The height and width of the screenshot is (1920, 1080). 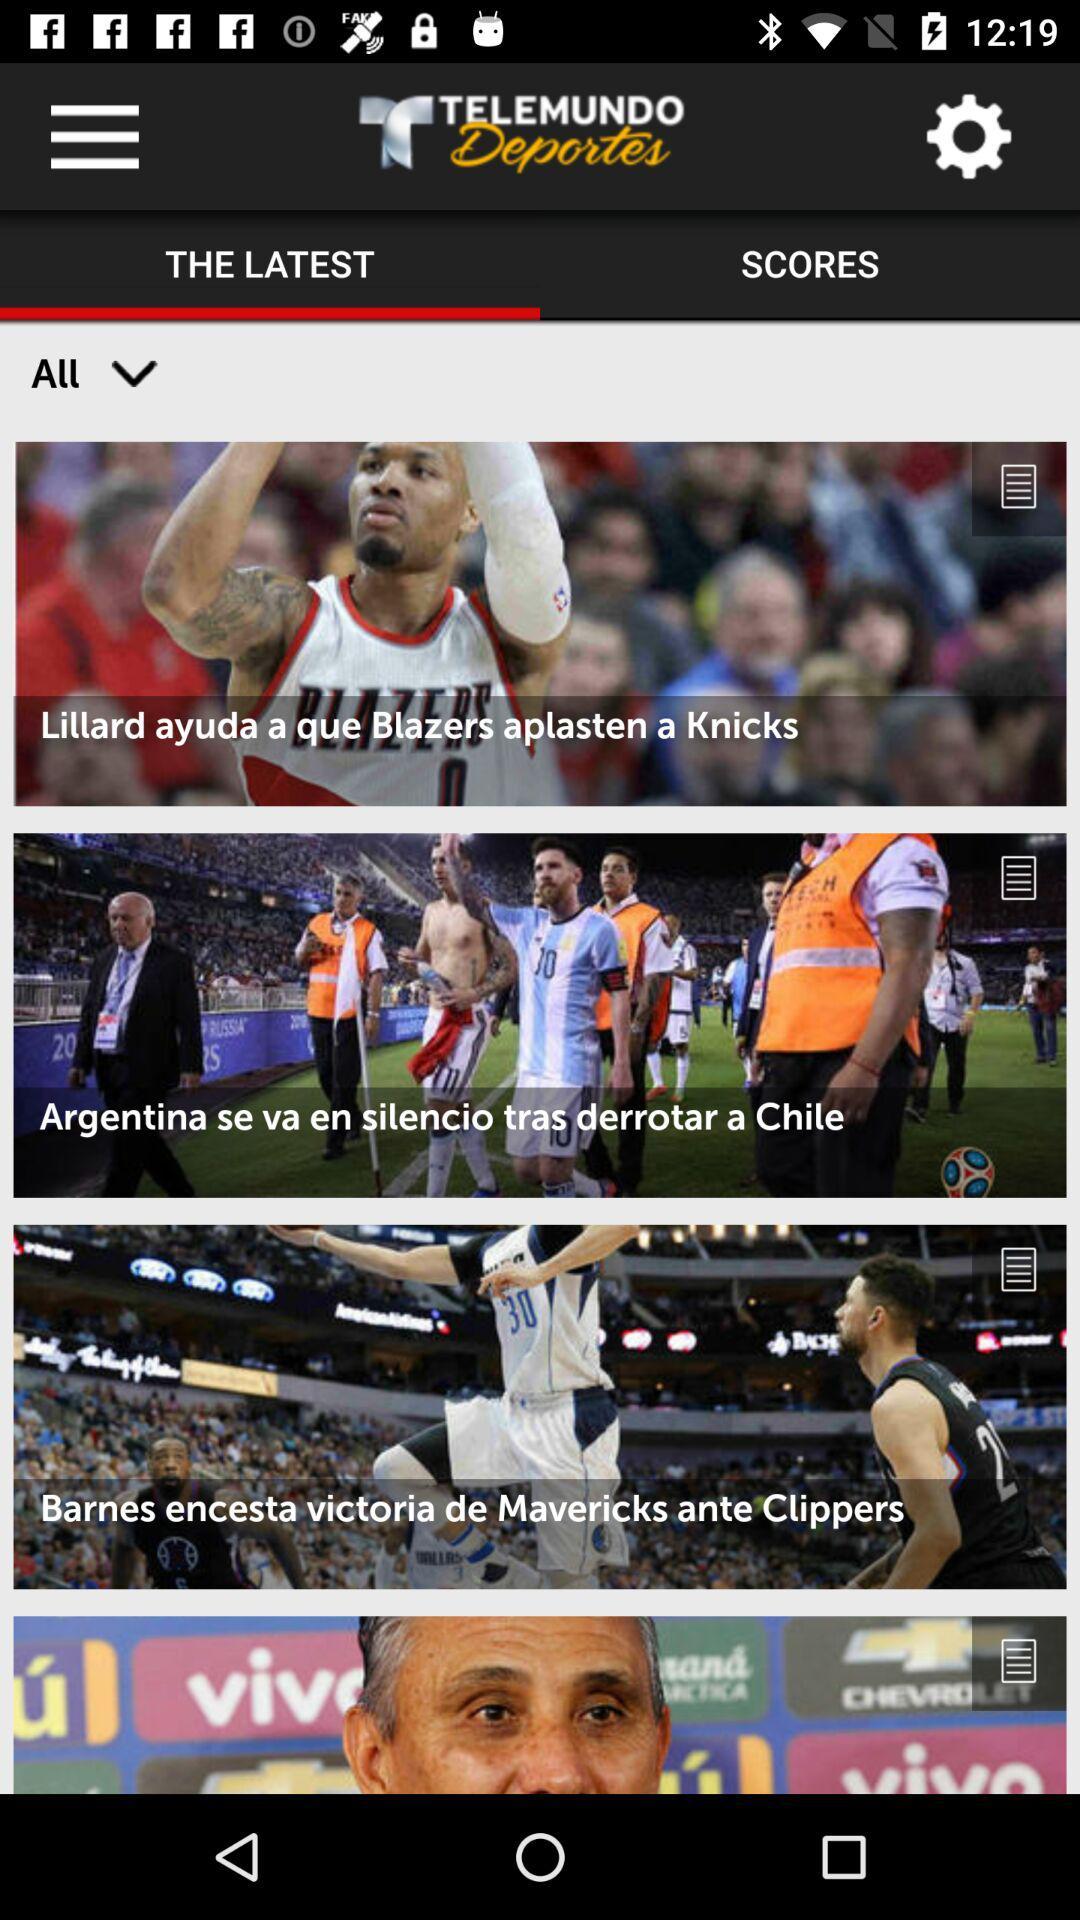 I want to click on the item to the right of the the latest, so click(x=810, y=264).